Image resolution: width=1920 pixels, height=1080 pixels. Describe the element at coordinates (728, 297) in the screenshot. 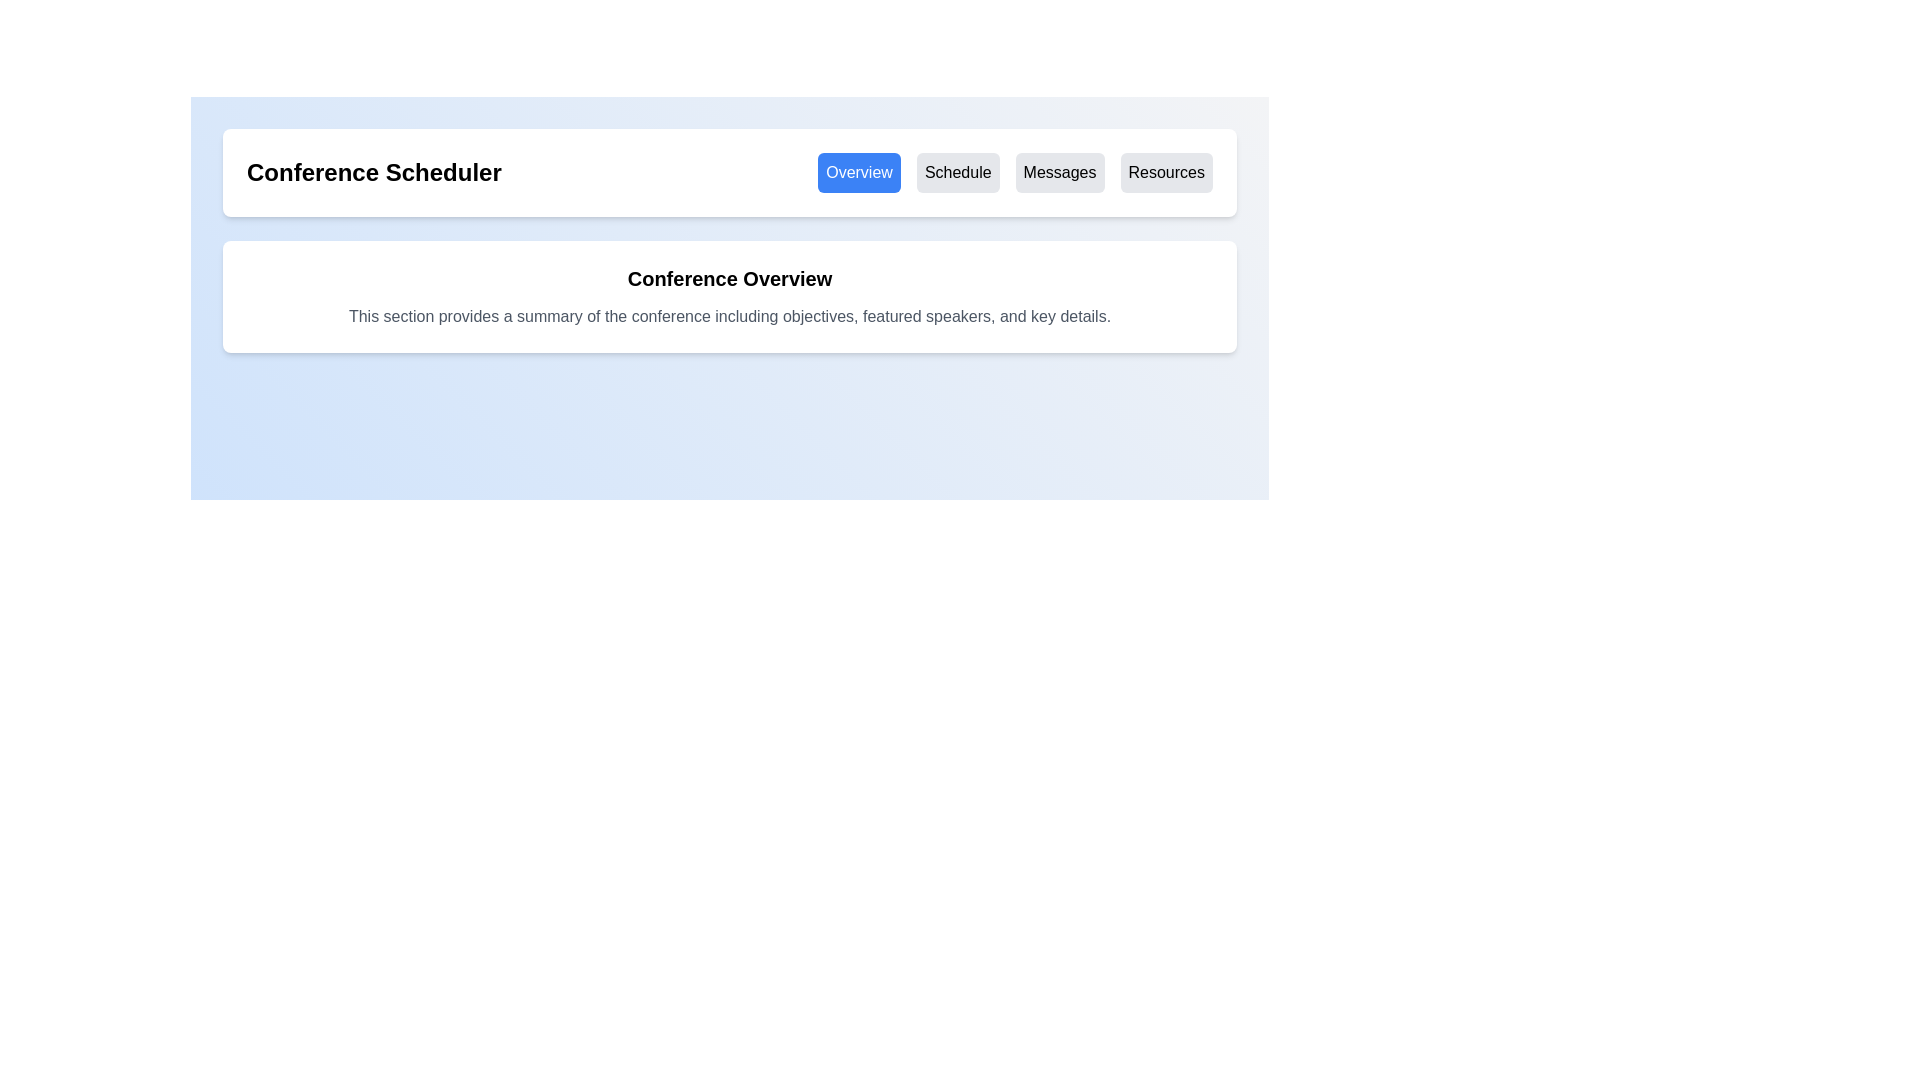

I see `the Information Section element titled 'Conference Overview', which is visually distinct with a bold heading and descriptive paragraph, located centrally below the navigation bar` at that location.